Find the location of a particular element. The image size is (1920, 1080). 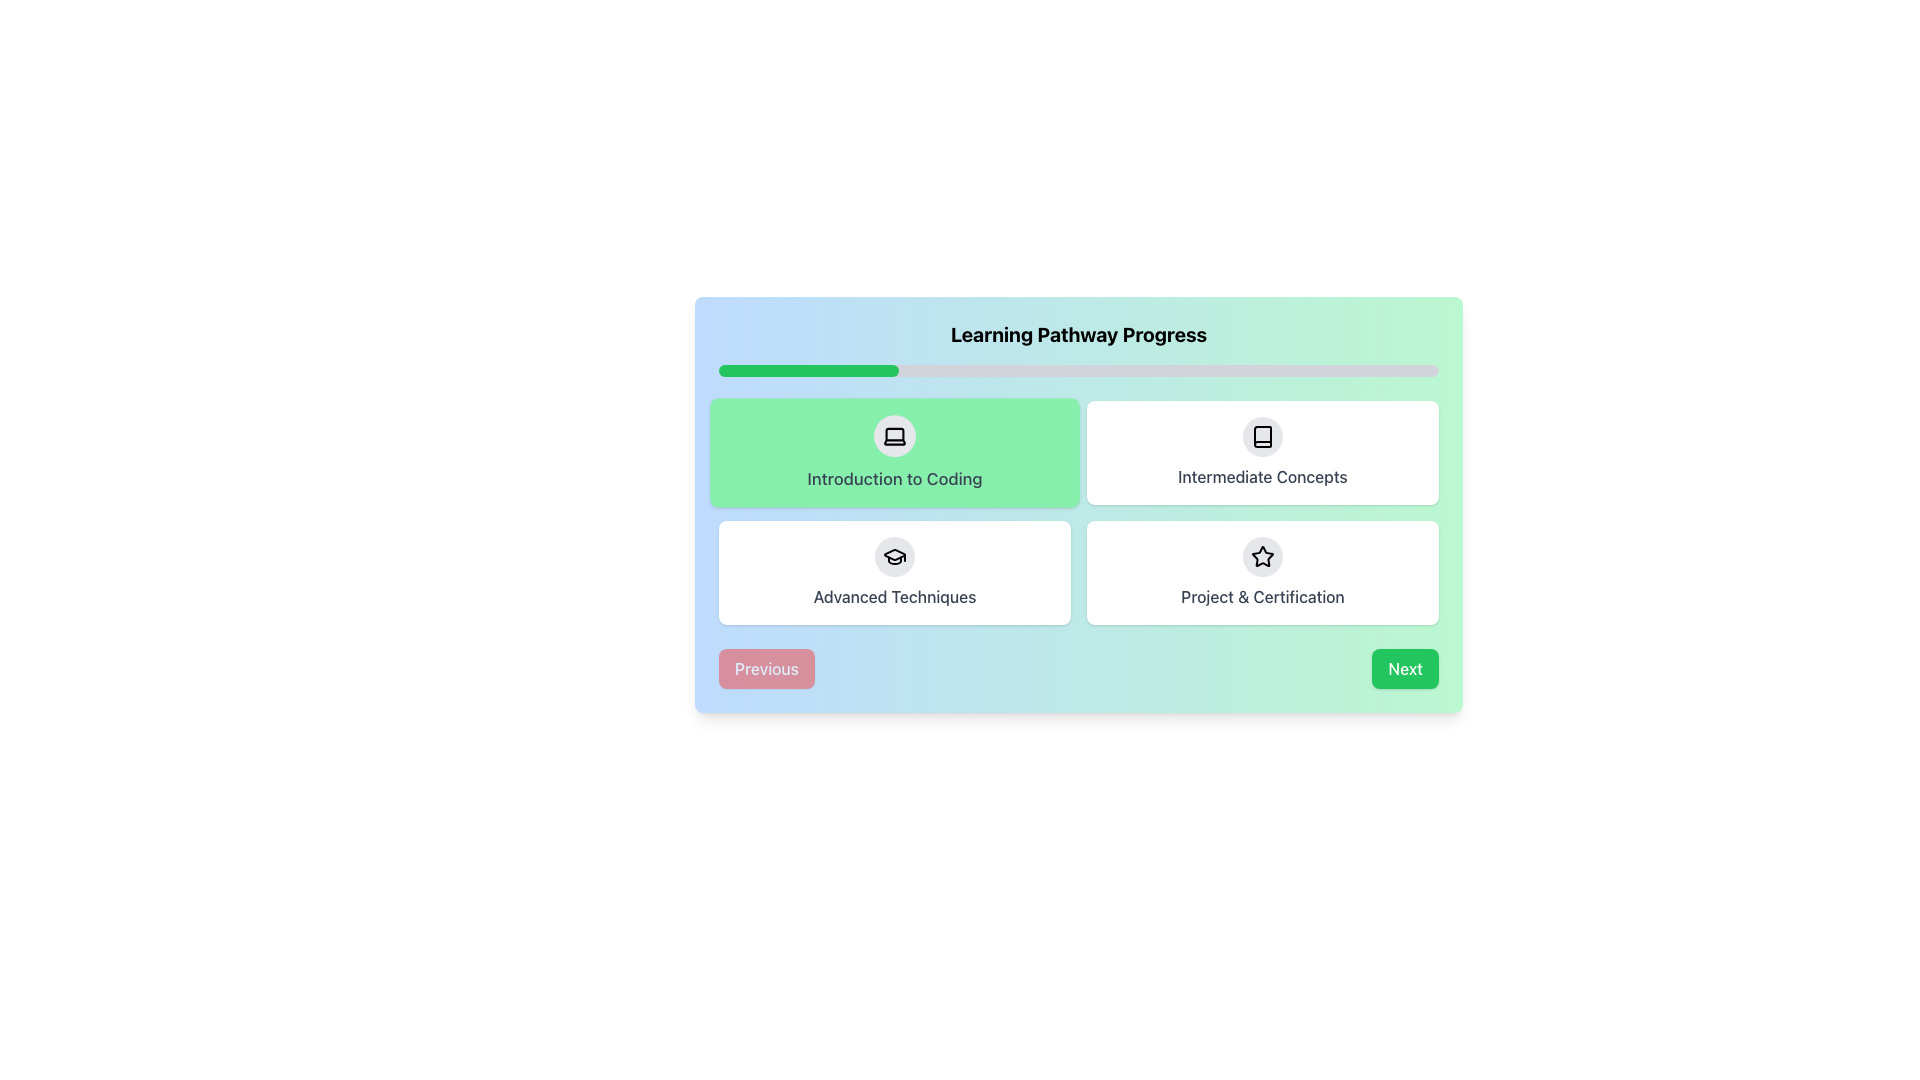

progress is located at coordinates (1257, 370).